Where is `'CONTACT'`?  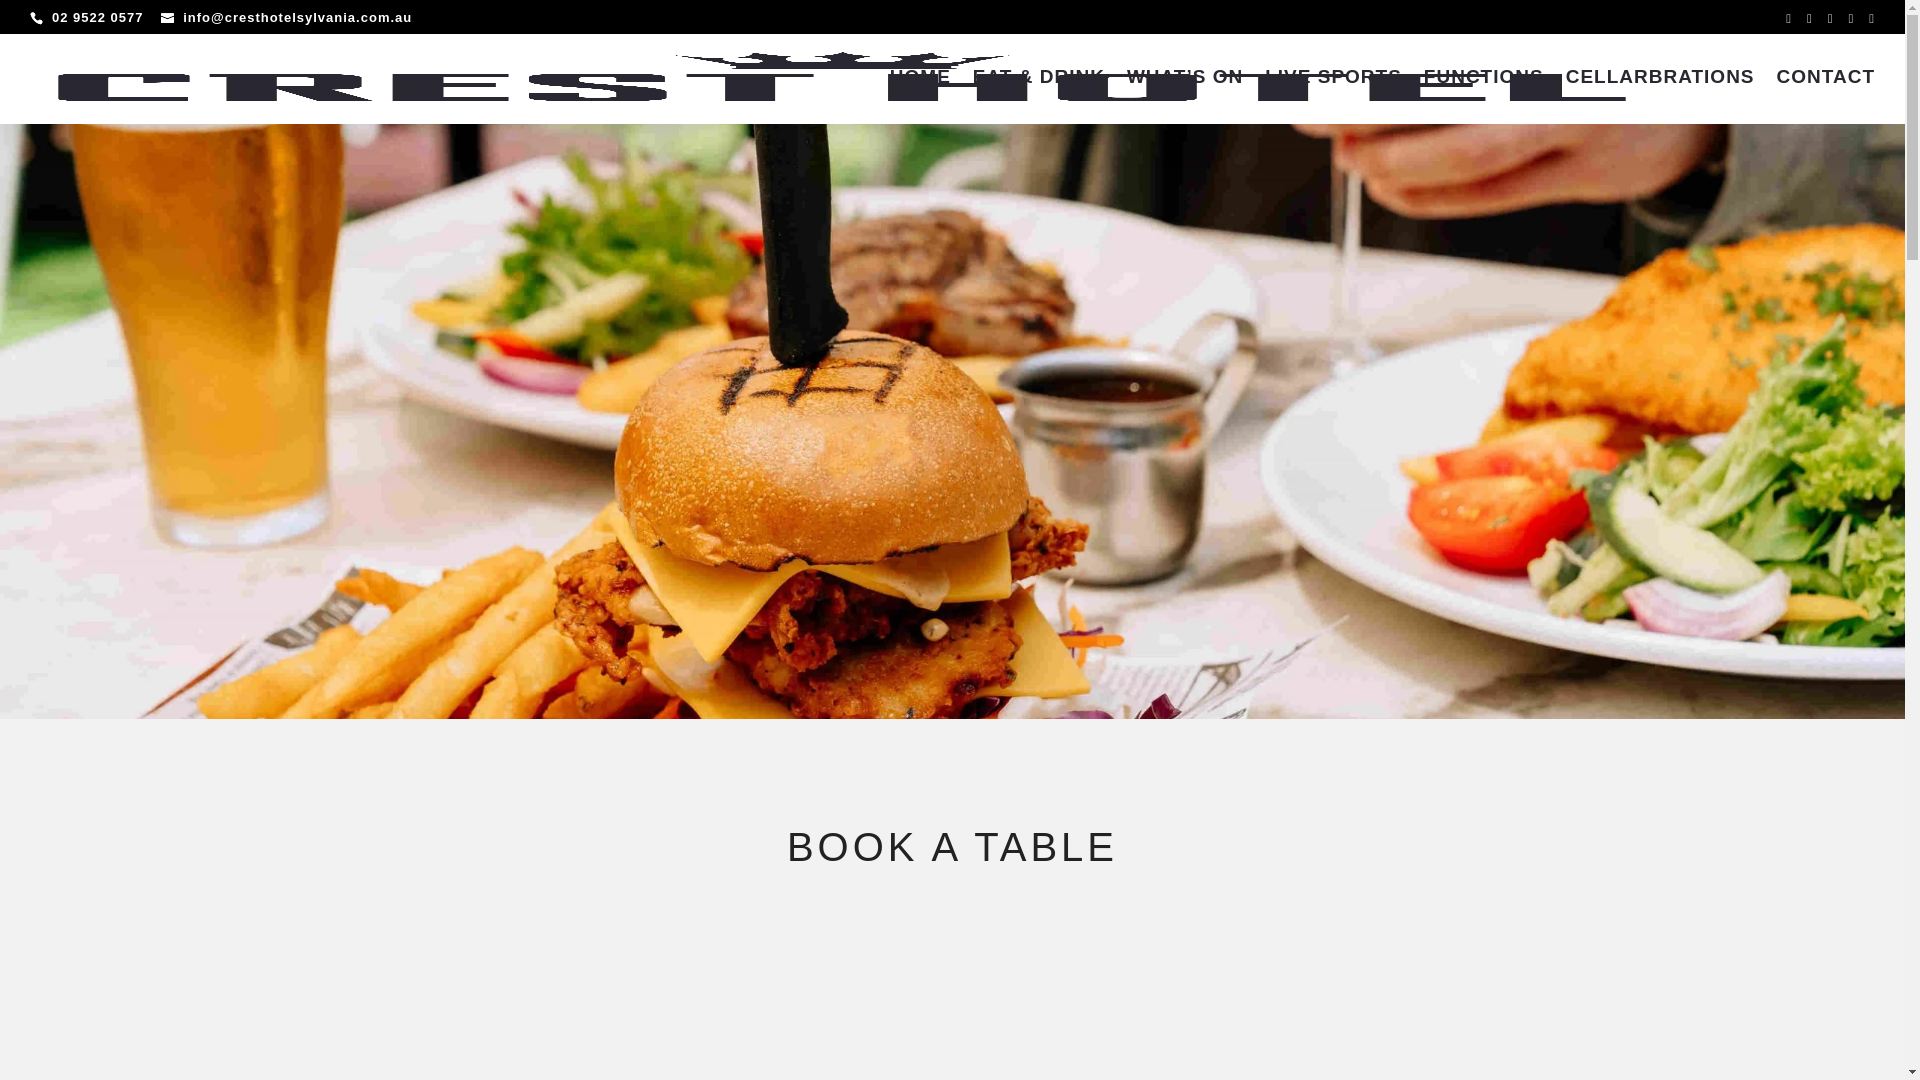
'CONTACT' is located at coordinates (1825, 96).